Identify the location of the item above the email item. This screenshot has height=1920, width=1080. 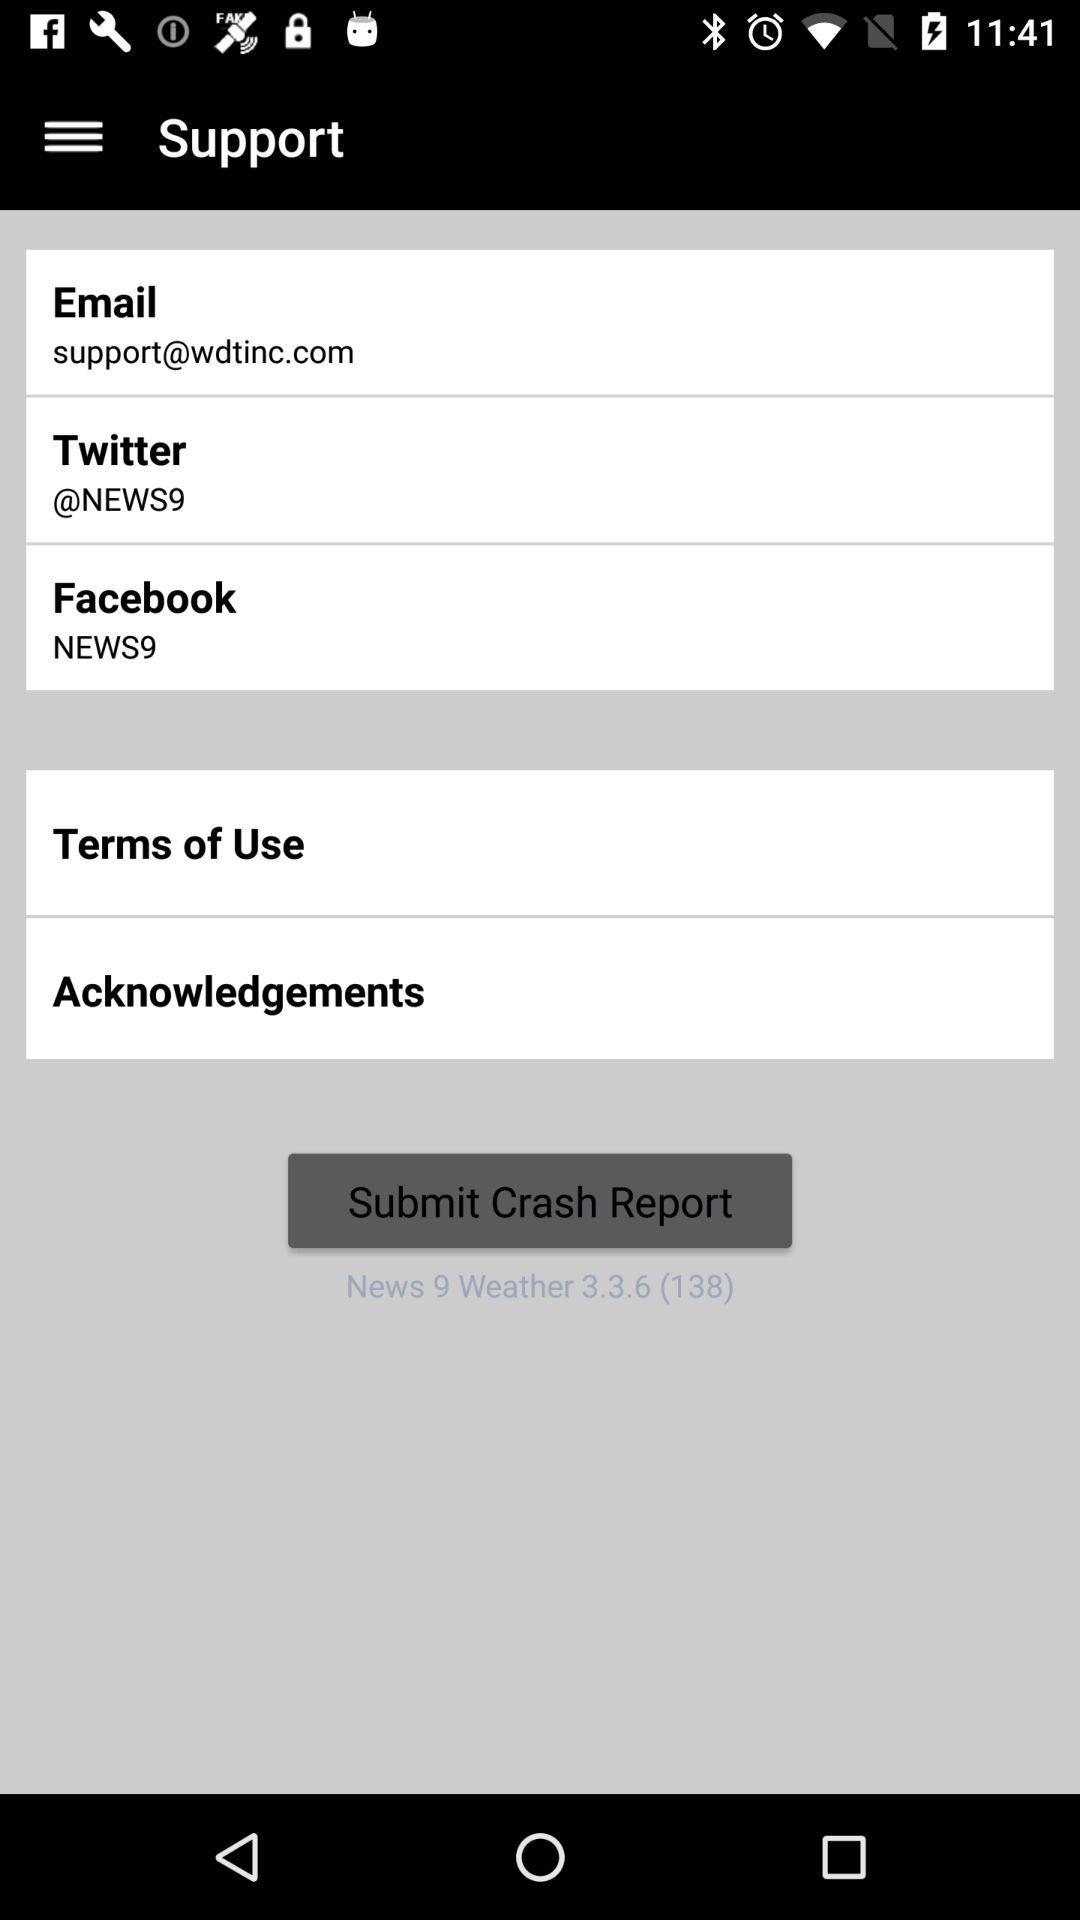
(72, 135).